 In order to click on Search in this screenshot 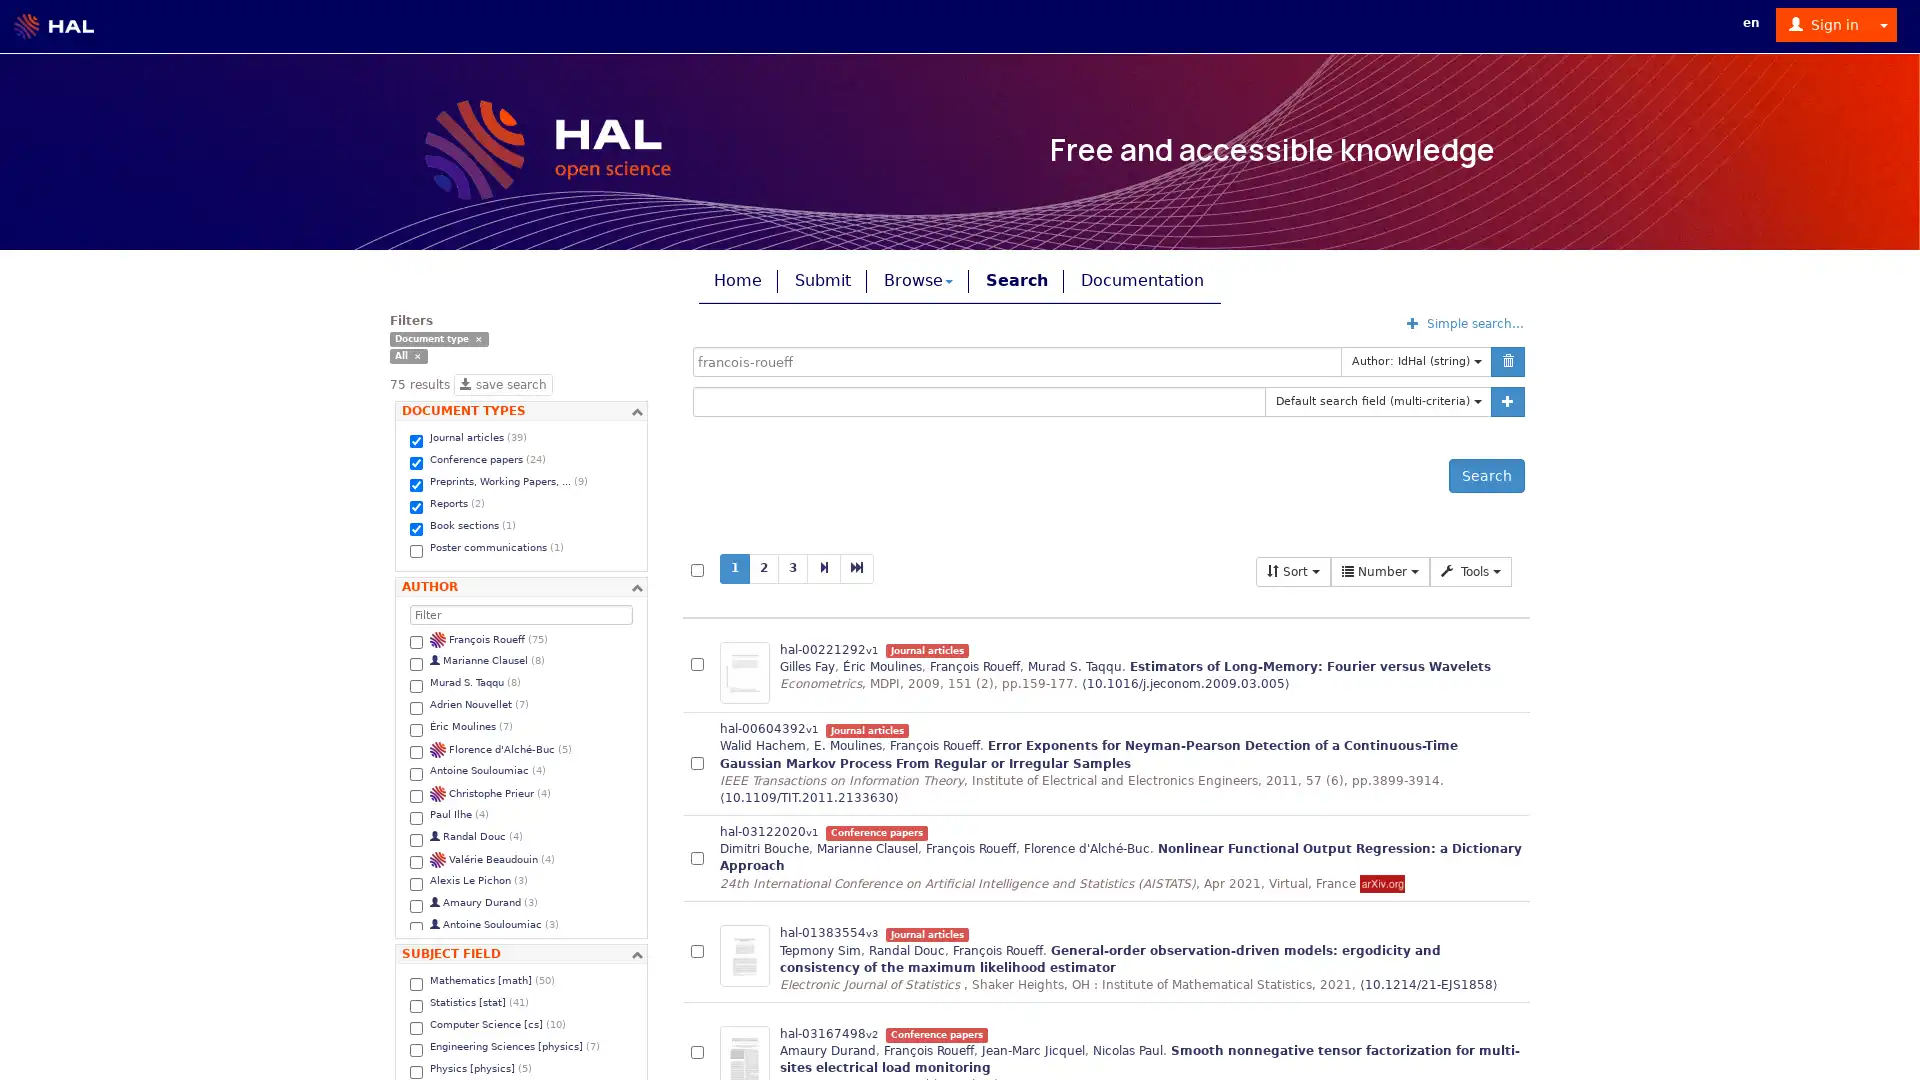, I will do `click(1487, 475)`.